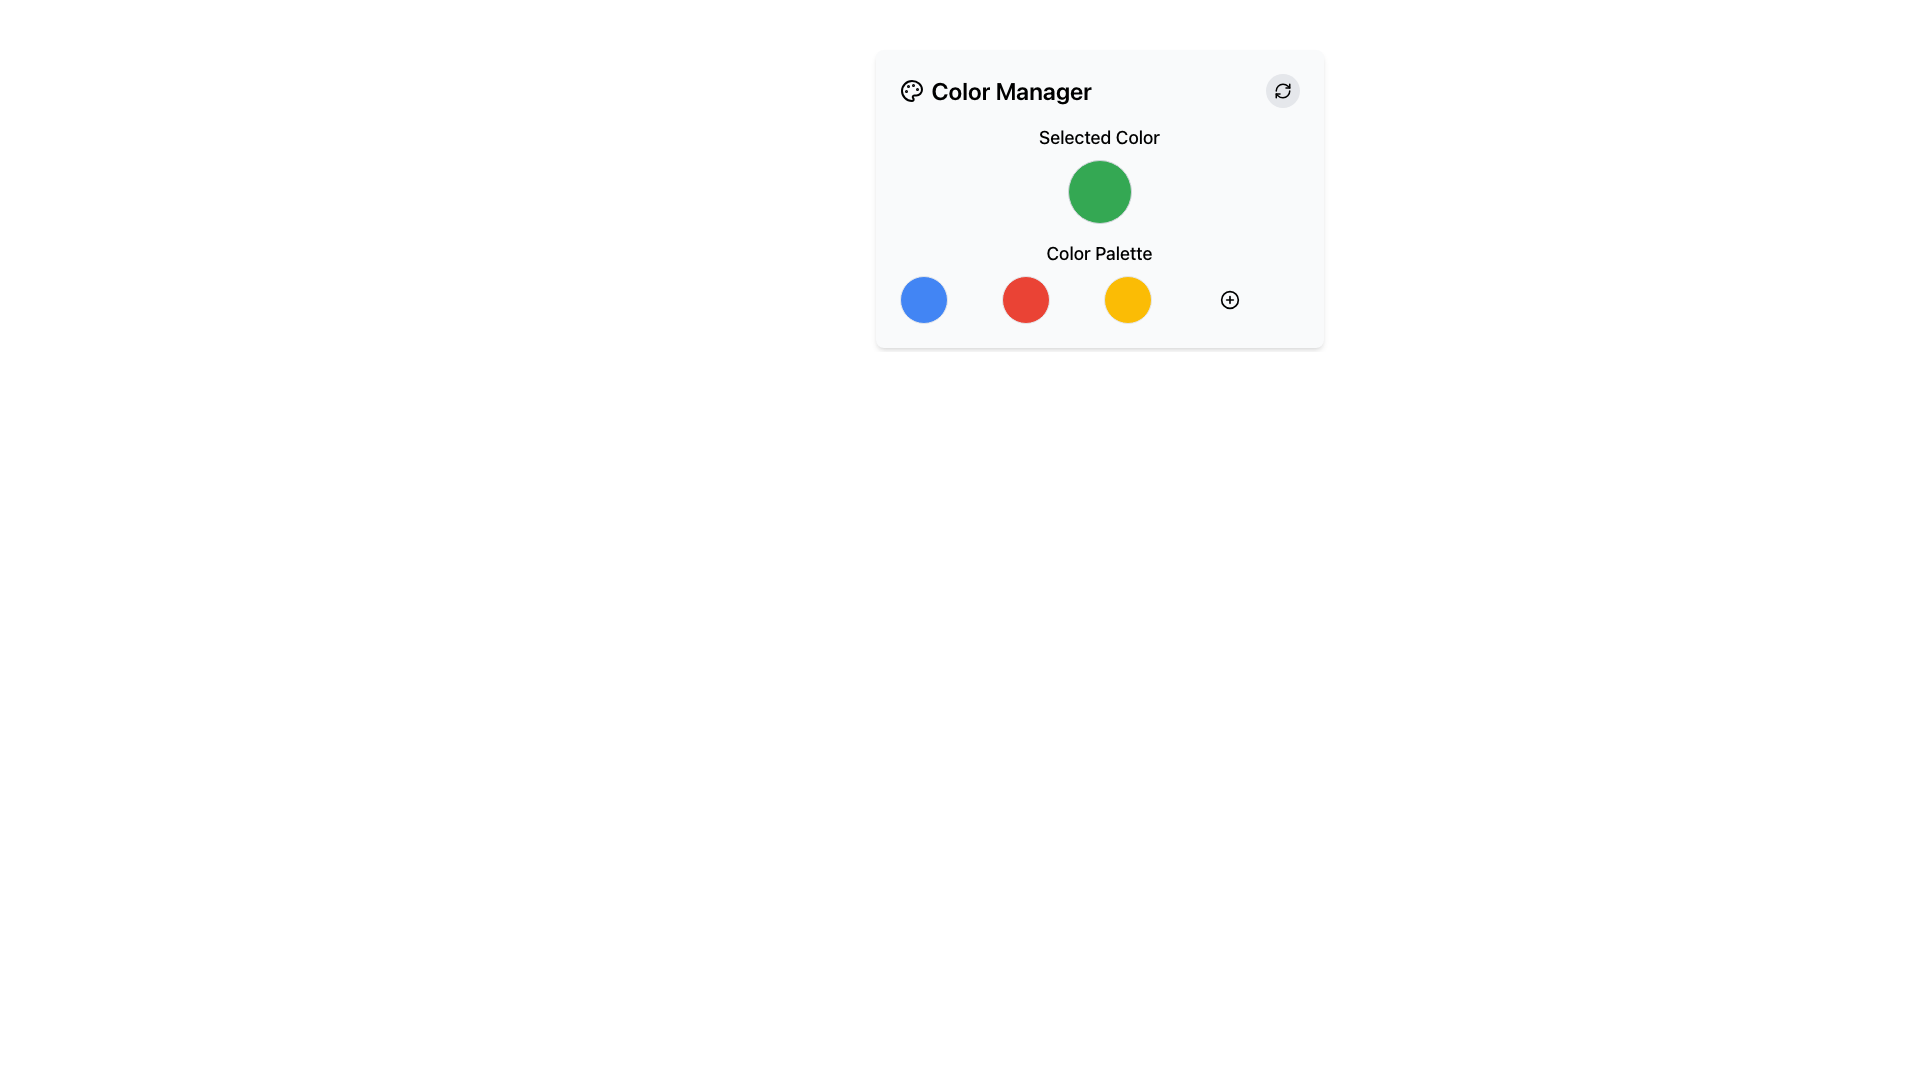  What do you see at coordinates (910, 91) in the screenshot?
I see `the primary decorative icon located in the top-left corner of the 'Color Manager' interface, next to the 'Color Manager' title text` at bounding box center [910, 91].